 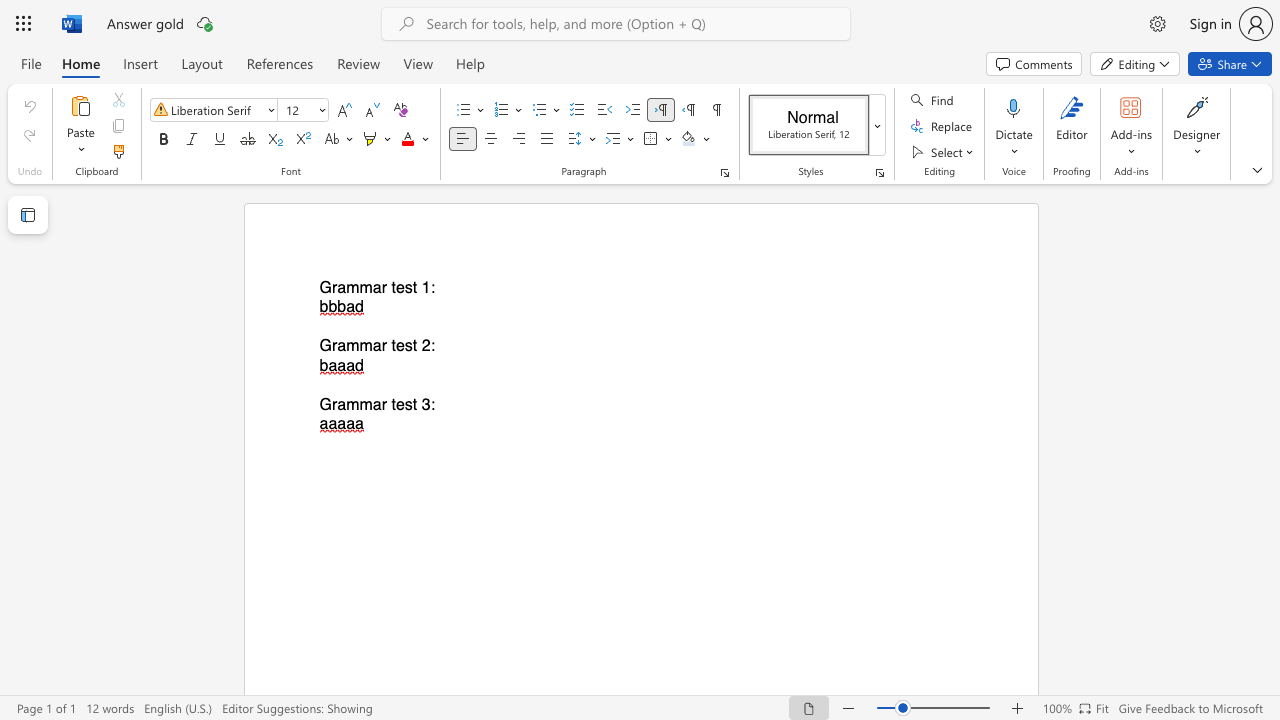 What do you see at coordinates (331, 288) in the screenshot?
I see `the subset text "ramma" within the text "Grammar test 1:"` at bounding box center [331, 288].